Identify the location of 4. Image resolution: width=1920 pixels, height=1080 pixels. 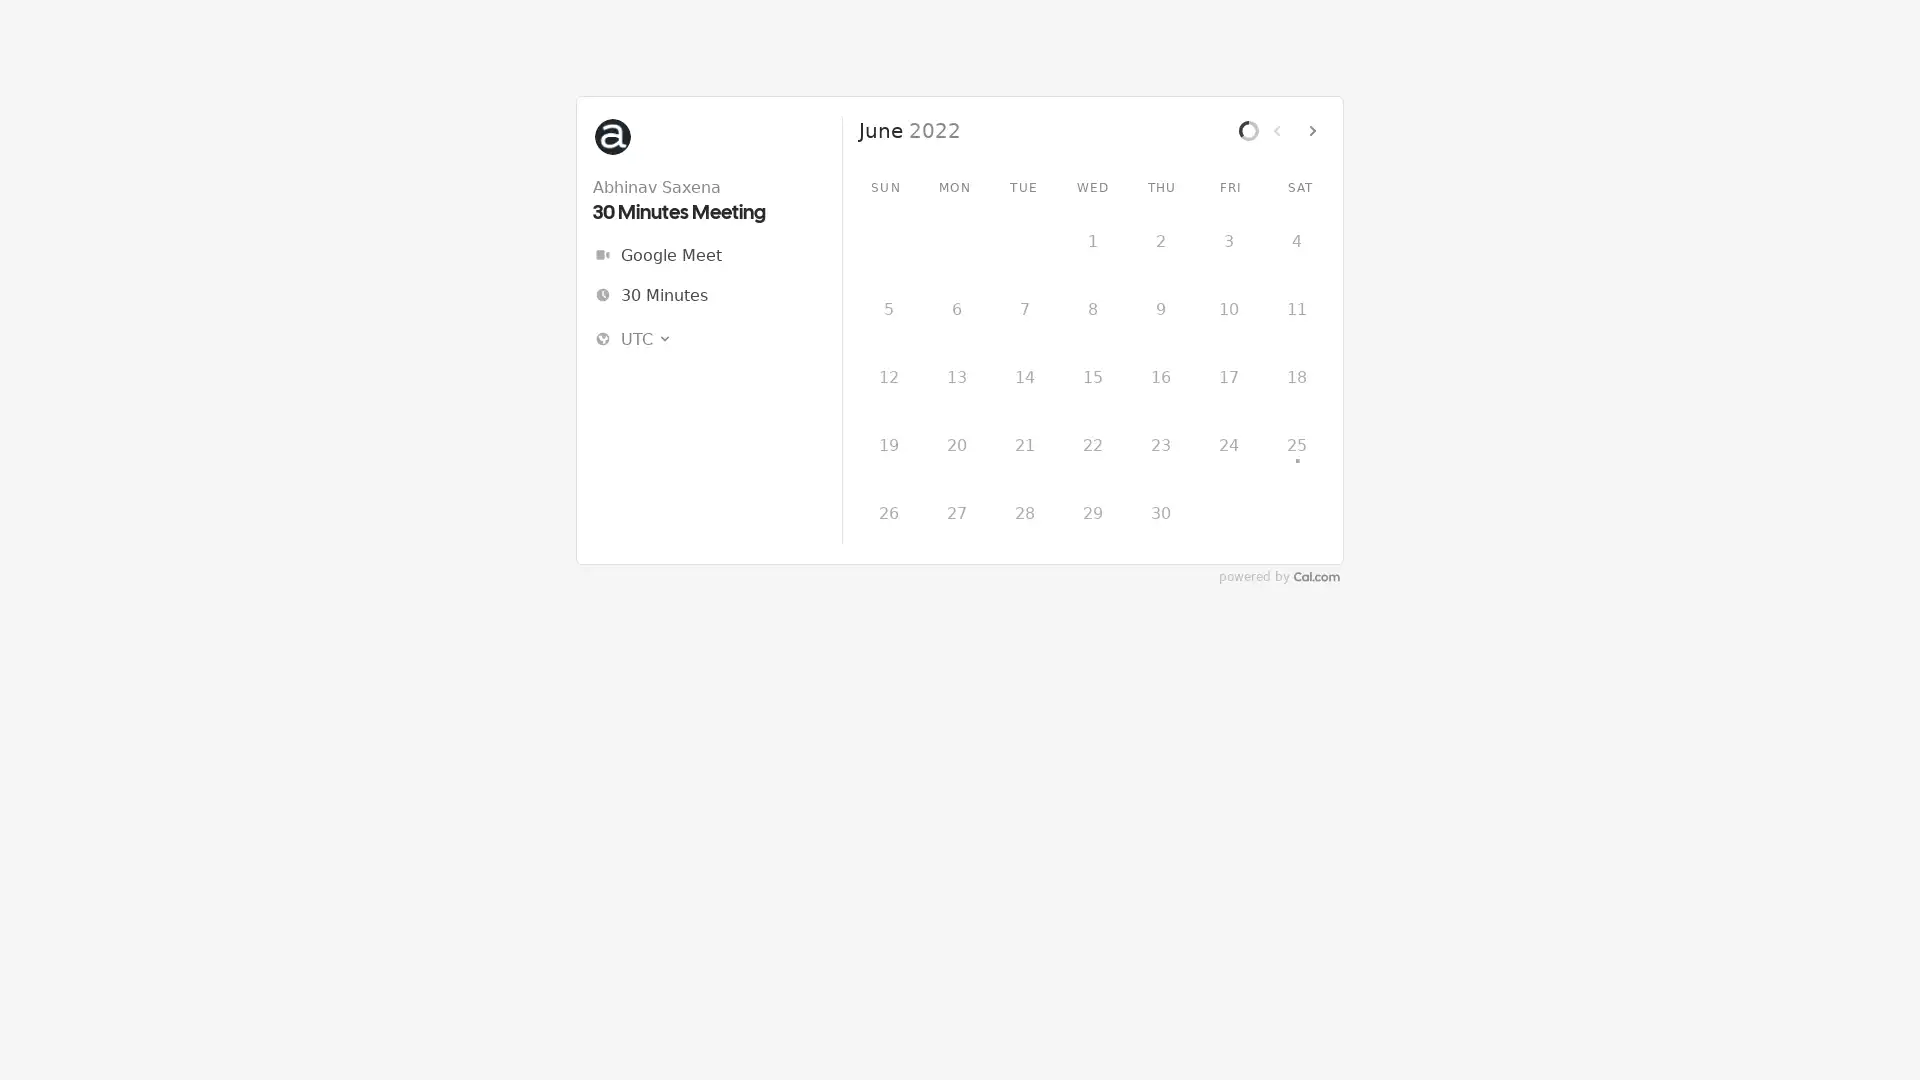
(1296, 240).